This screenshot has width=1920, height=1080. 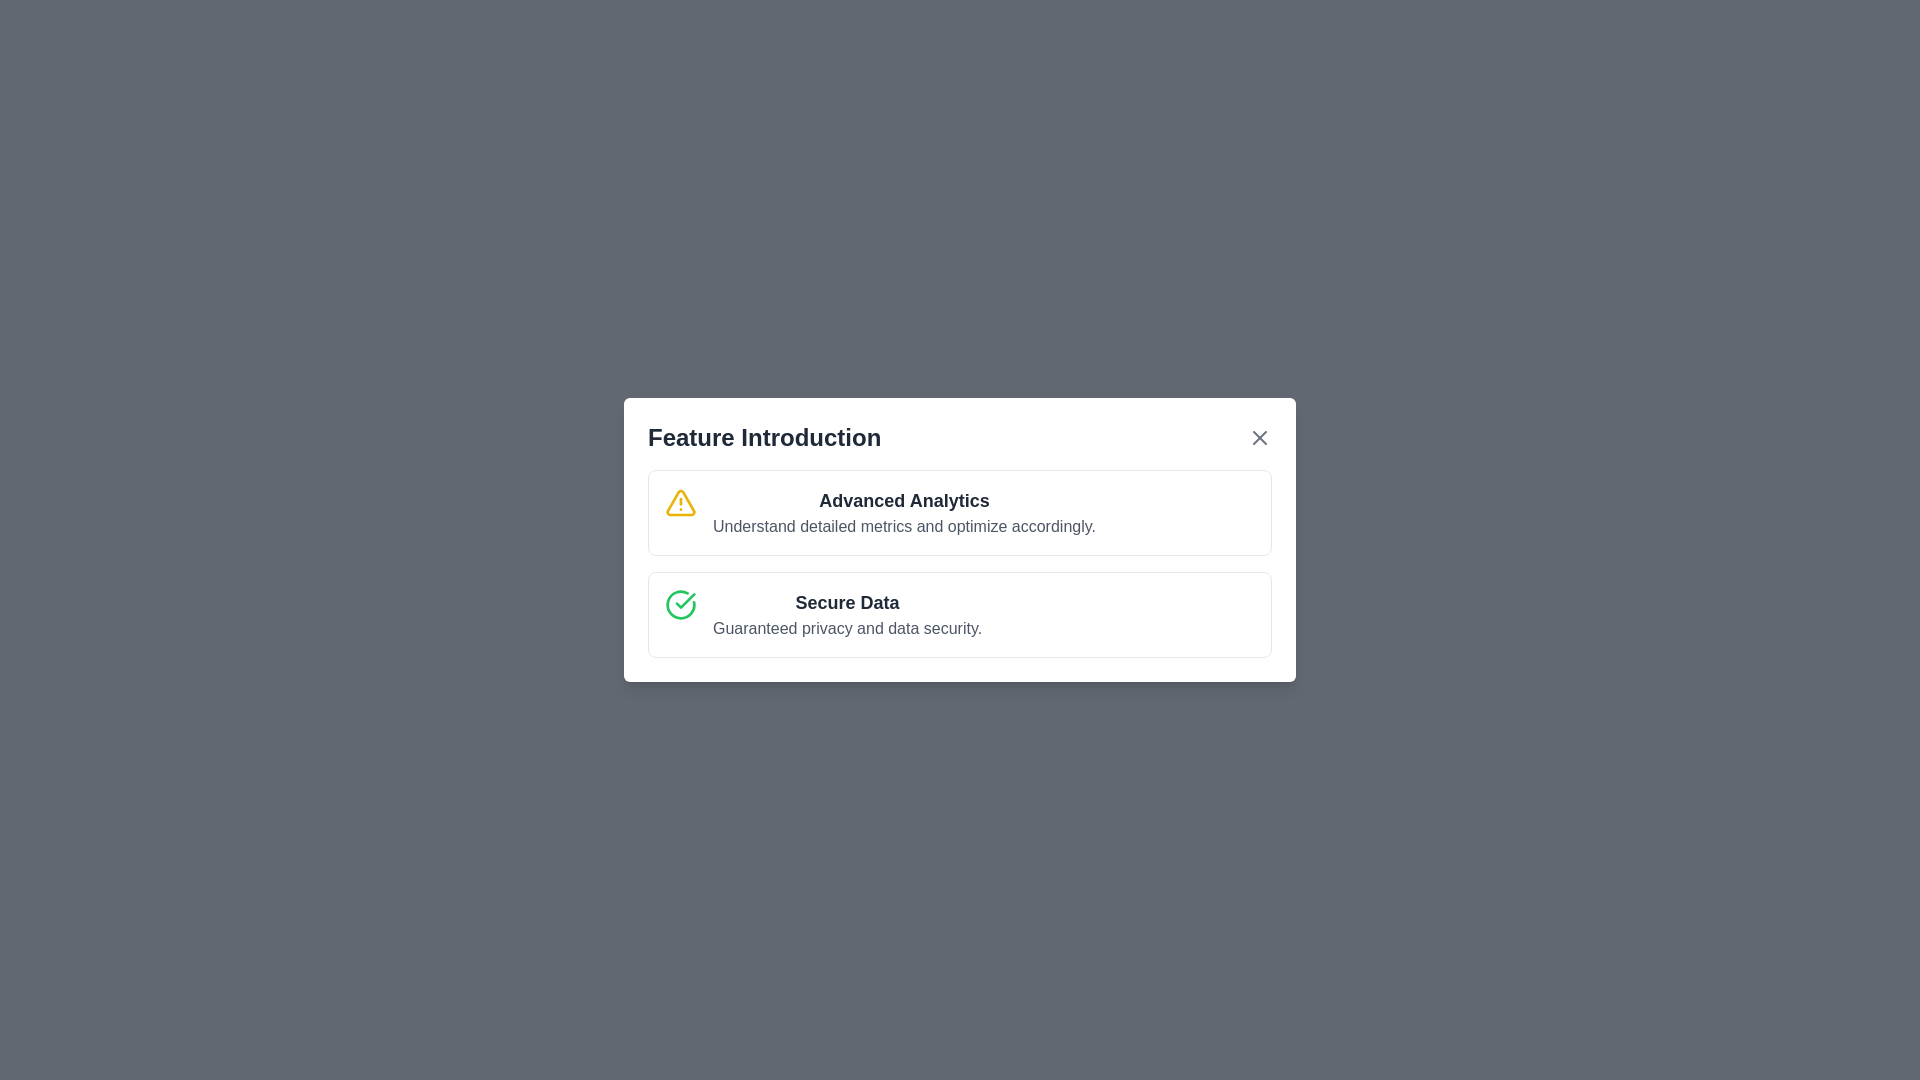 What do you see at coordinates (681, 604) in the screenshot?
I see `the visual impact of the green checkmark icon styled within a green circle, which is located to the left of the 'Secure Data' text inside the card component` at bounding box center [681, 604].